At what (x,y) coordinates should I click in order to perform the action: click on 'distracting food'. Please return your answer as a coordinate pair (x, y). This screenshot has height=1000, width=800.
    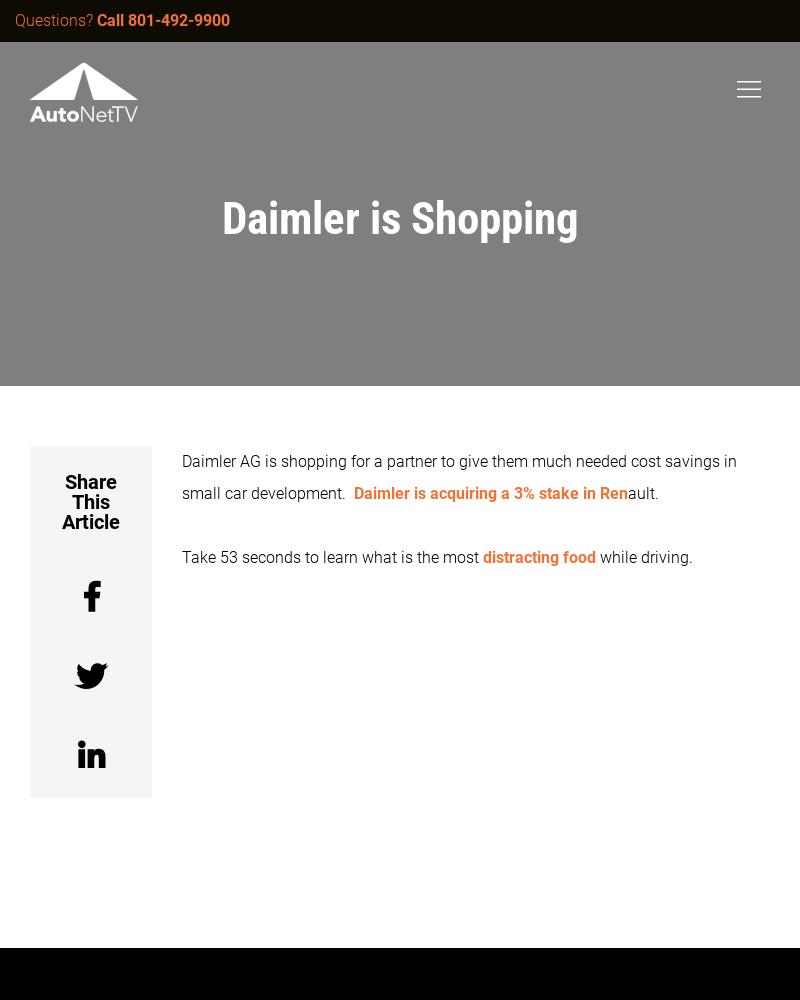
    Looking at the image, I should click on (483, 557).